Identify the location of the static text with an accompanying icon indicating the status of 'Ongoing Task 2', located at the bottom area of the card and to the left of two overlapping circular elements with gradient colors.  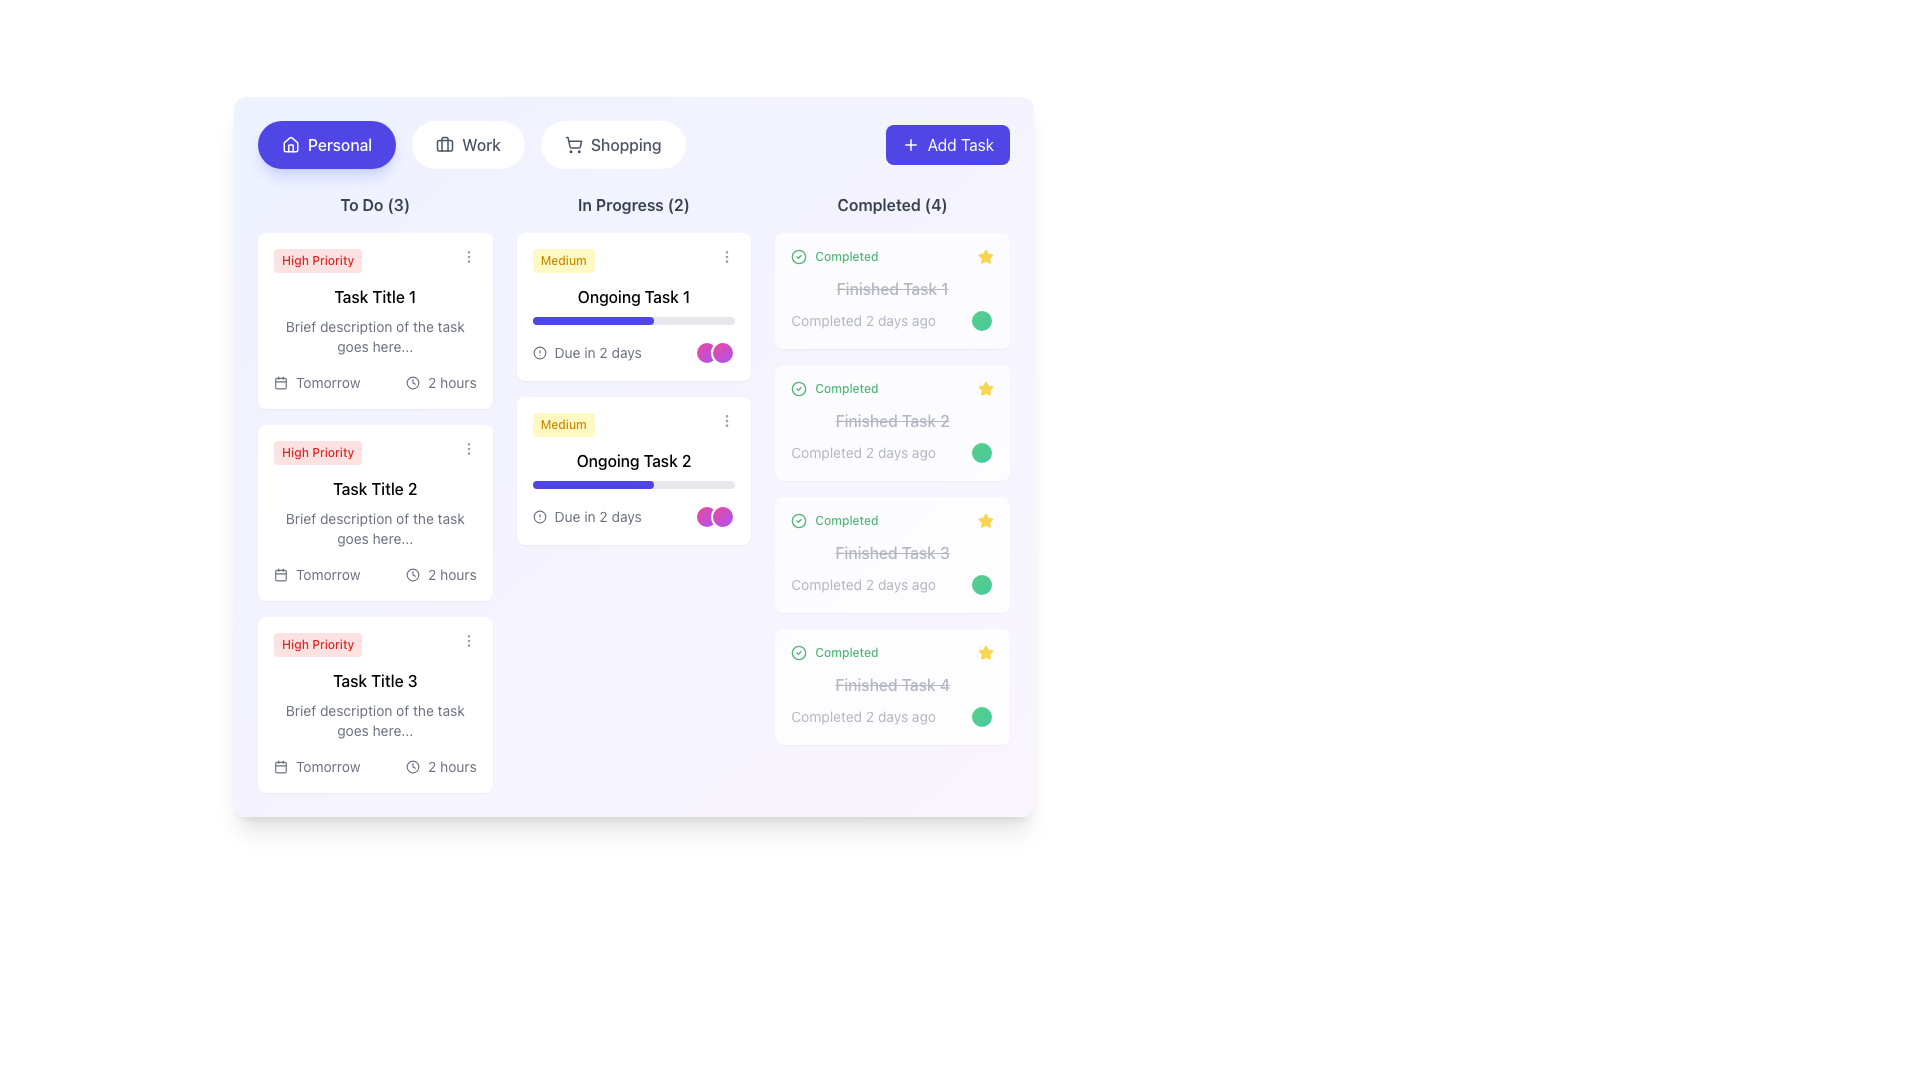
(632, 515).